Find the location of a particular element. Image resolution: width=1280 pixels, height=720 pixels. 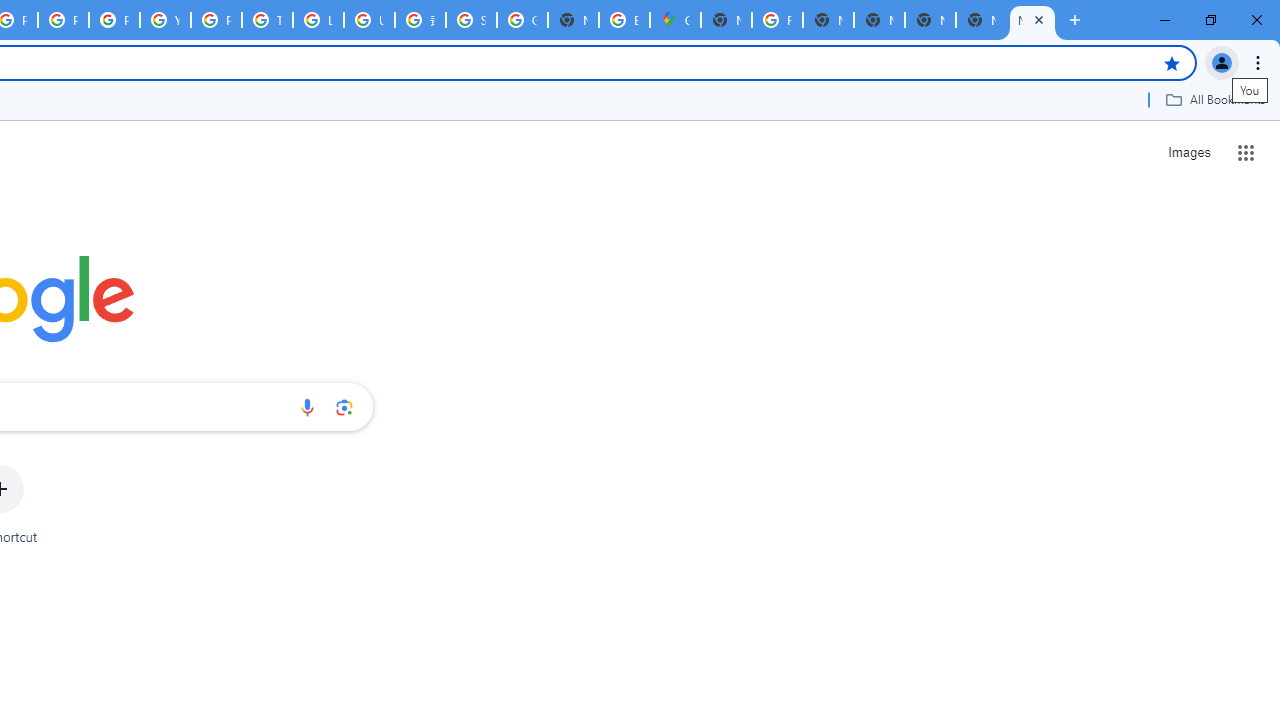

'Privacy Help Center - Policies Help' is located at coordinates (64, 20).